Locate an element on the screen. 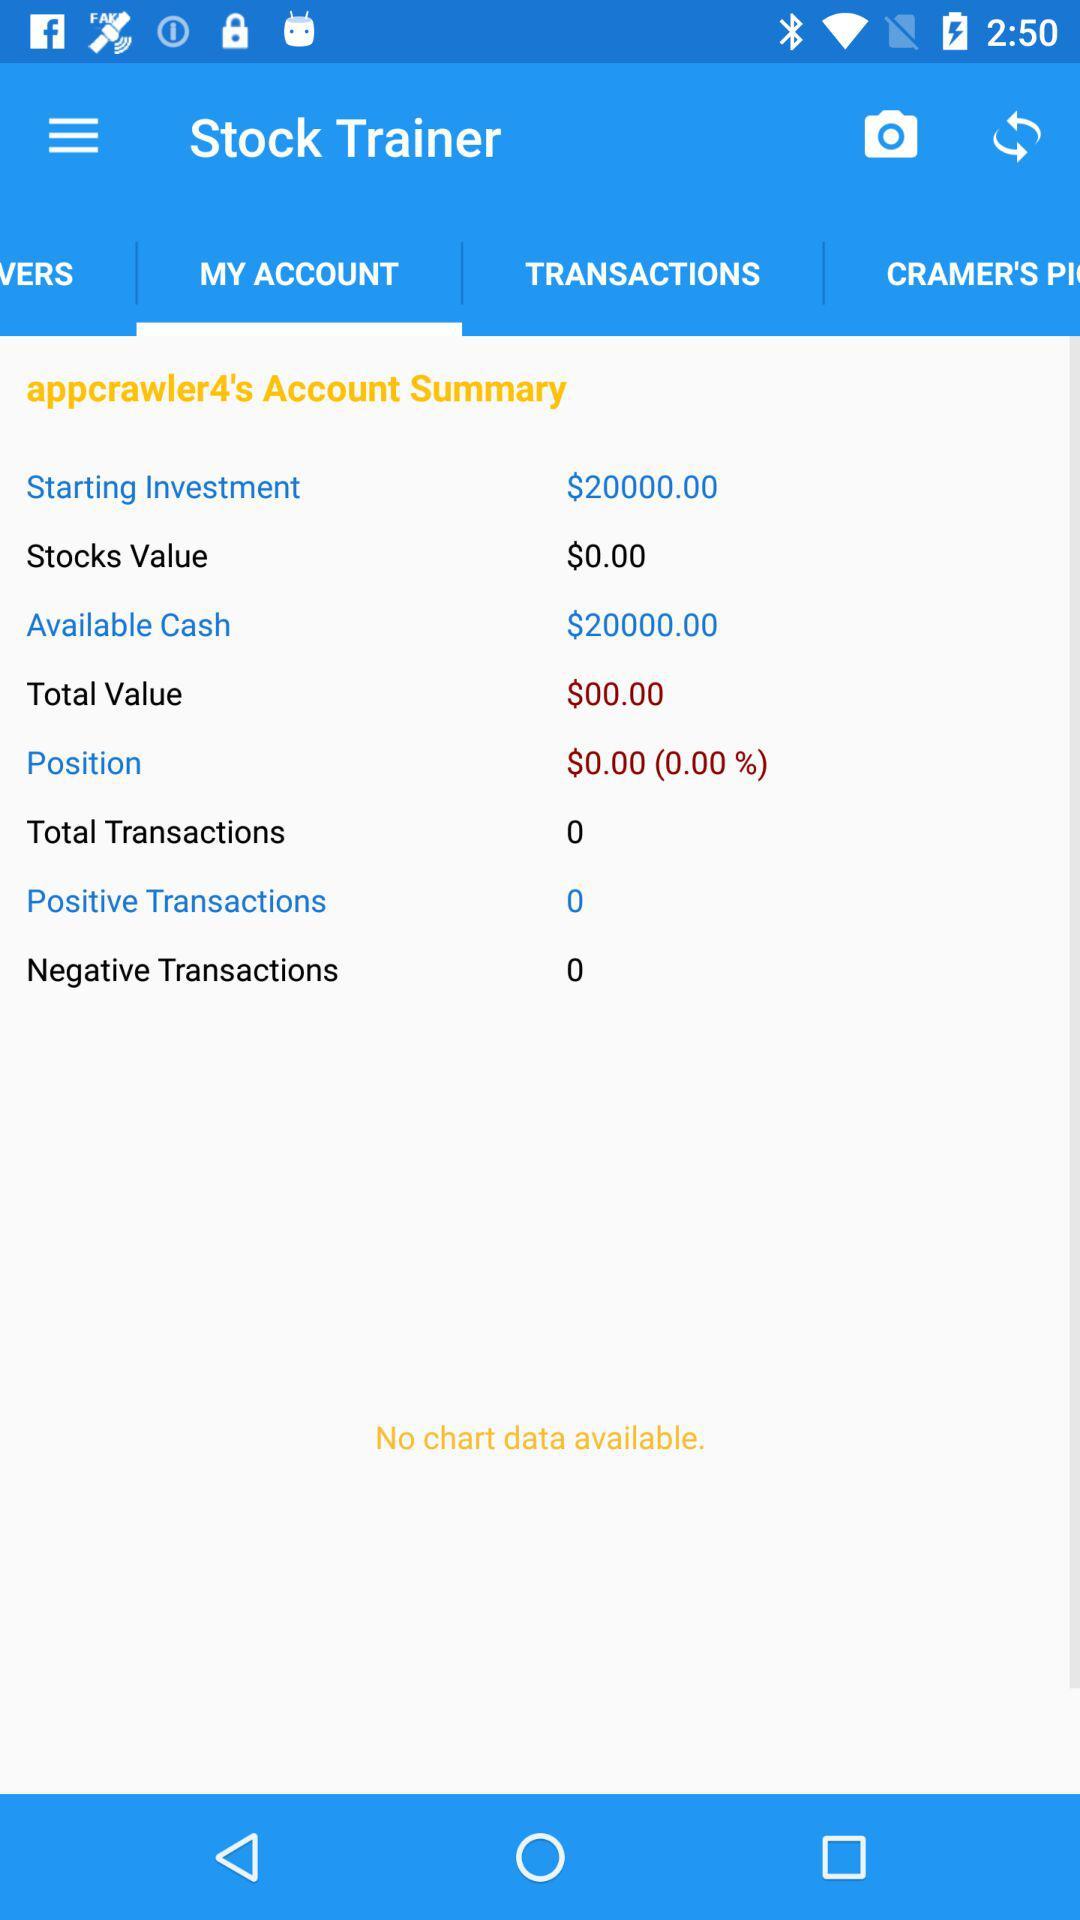 The width and height of the screenshot is (1080, 1920). the icon next to the transactions is located at coordinates (950, 272).